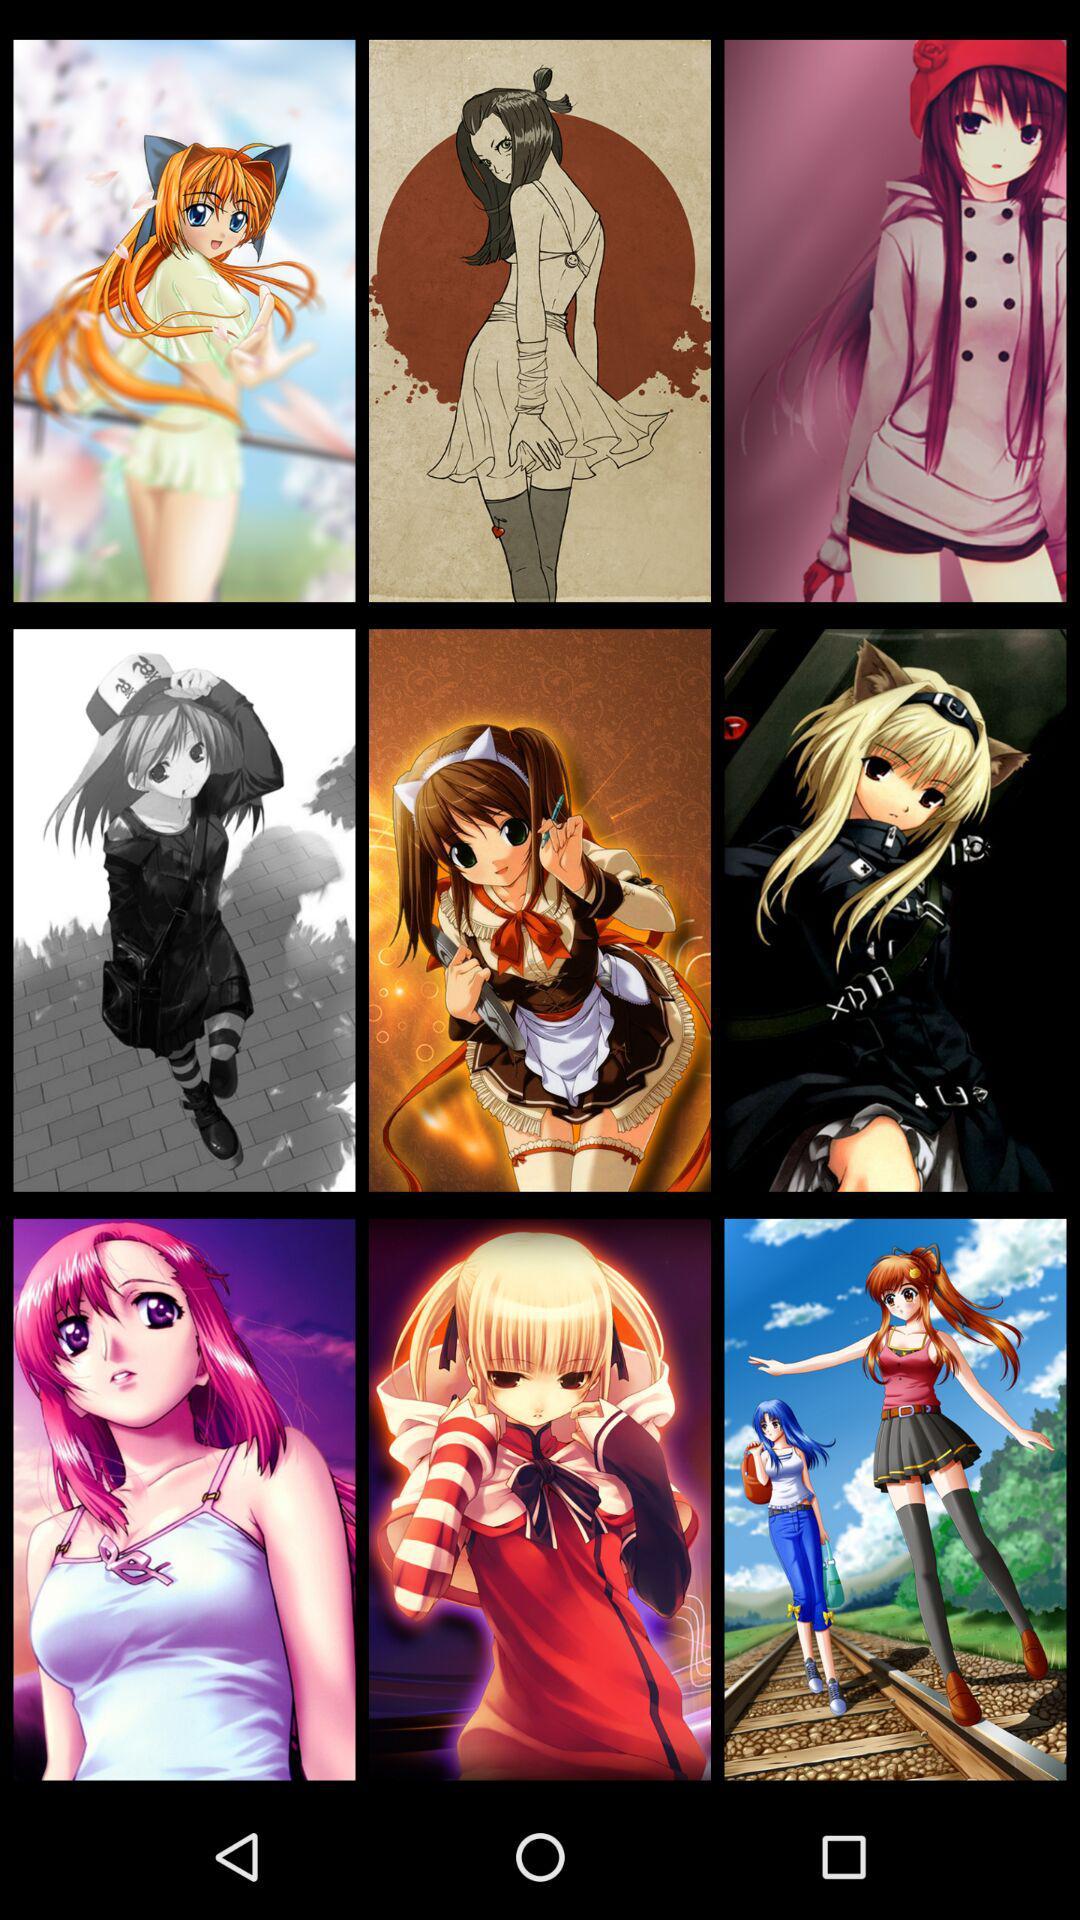 This screenshot has width=1080, height=1920. Describe the element at coordinates (540, 1499) in the screenshot. I see `item at the bottom` at that location.